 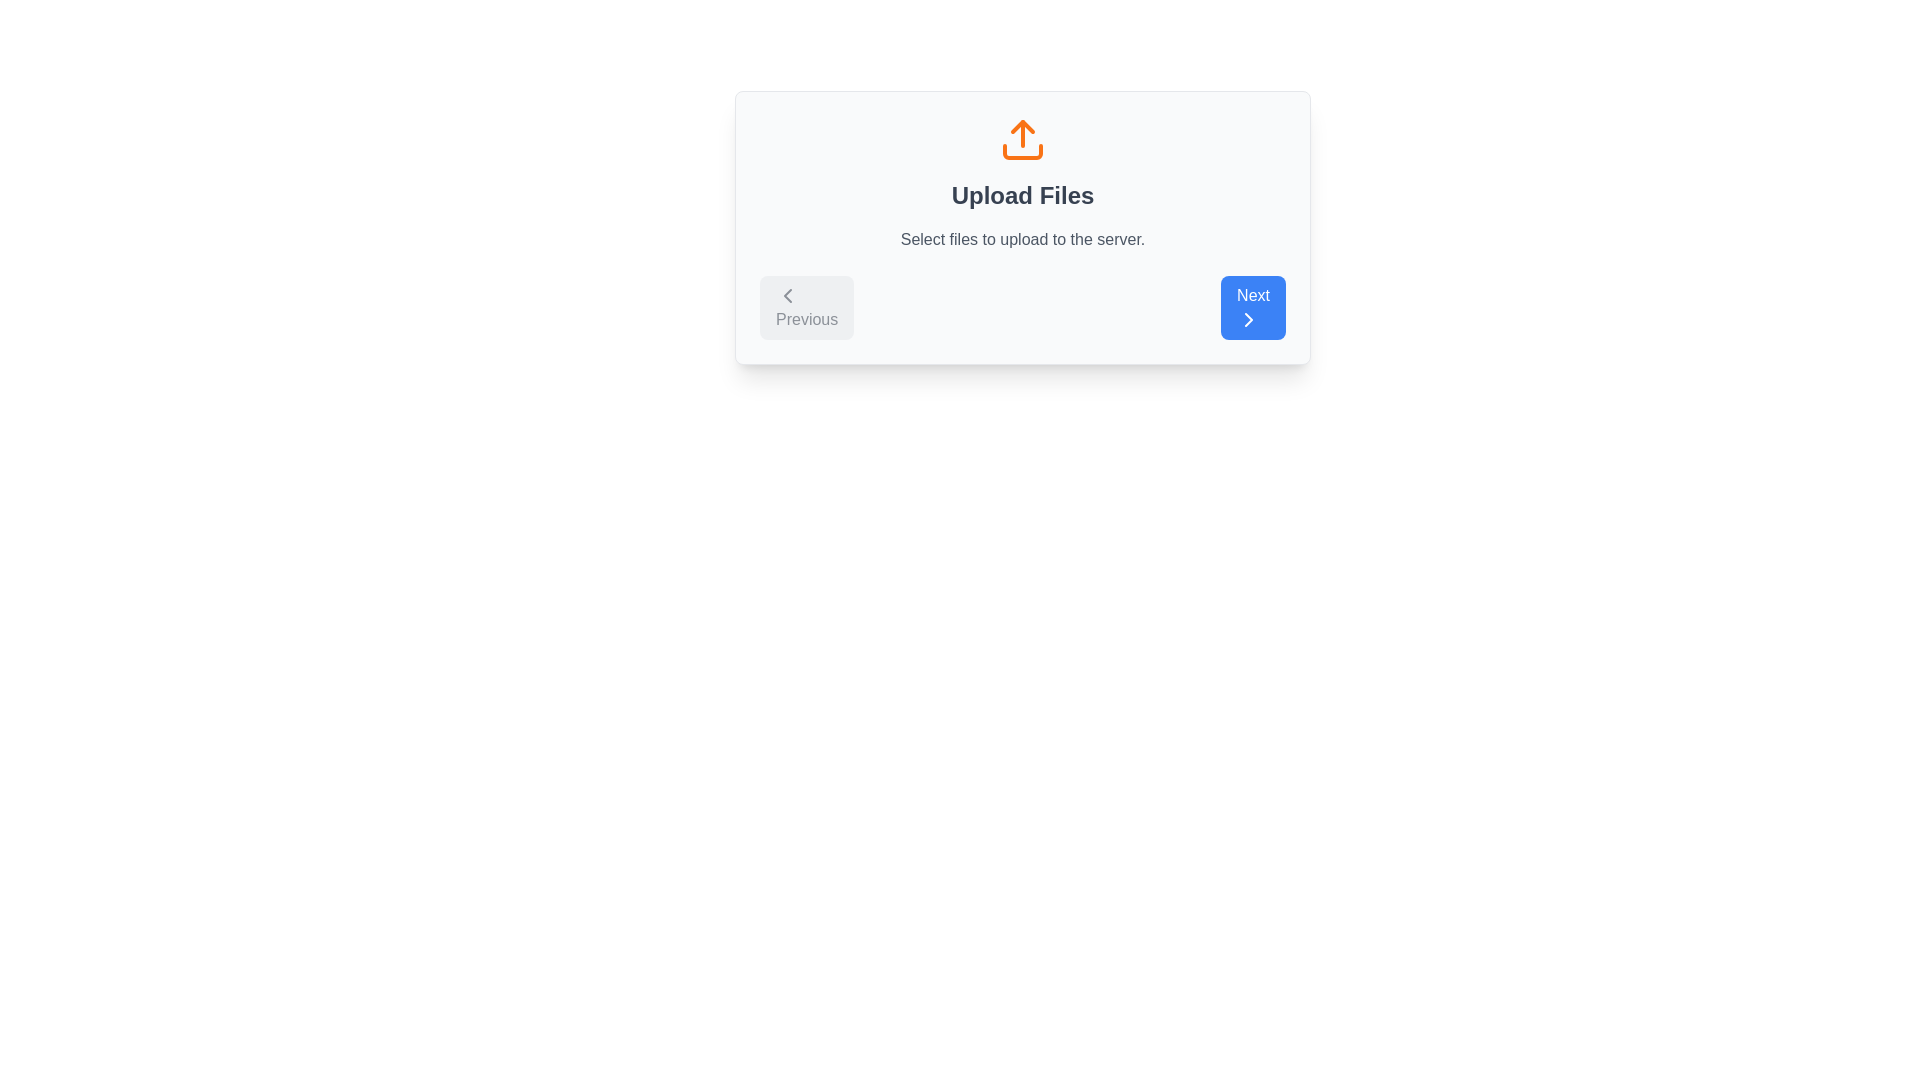 I want to click on the navigation button located at the bottom left of the card interface, which allows users to go to the previous step in a multi-step process, so click(x=807, y=308).